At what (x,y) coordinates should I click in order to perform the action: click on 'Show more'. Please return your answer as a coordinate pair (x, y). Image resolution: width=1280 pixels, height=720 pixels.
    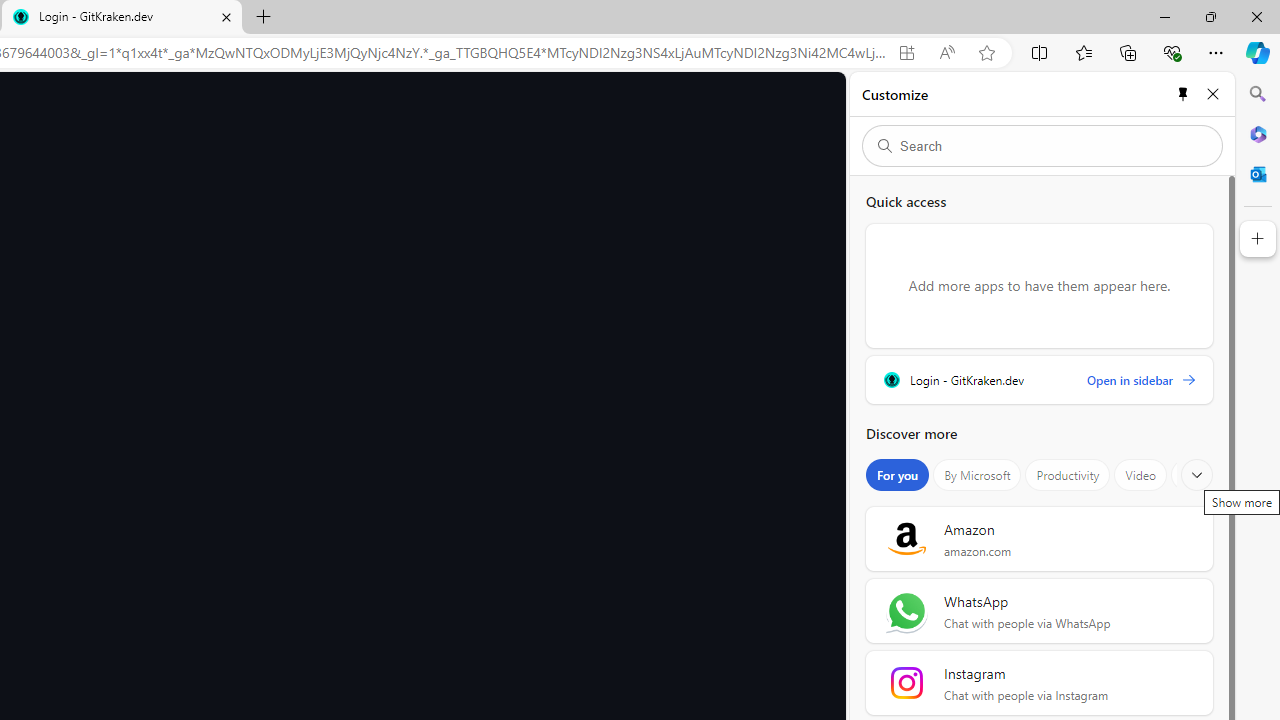
    Looking at the image, I should click on (1197, 475).